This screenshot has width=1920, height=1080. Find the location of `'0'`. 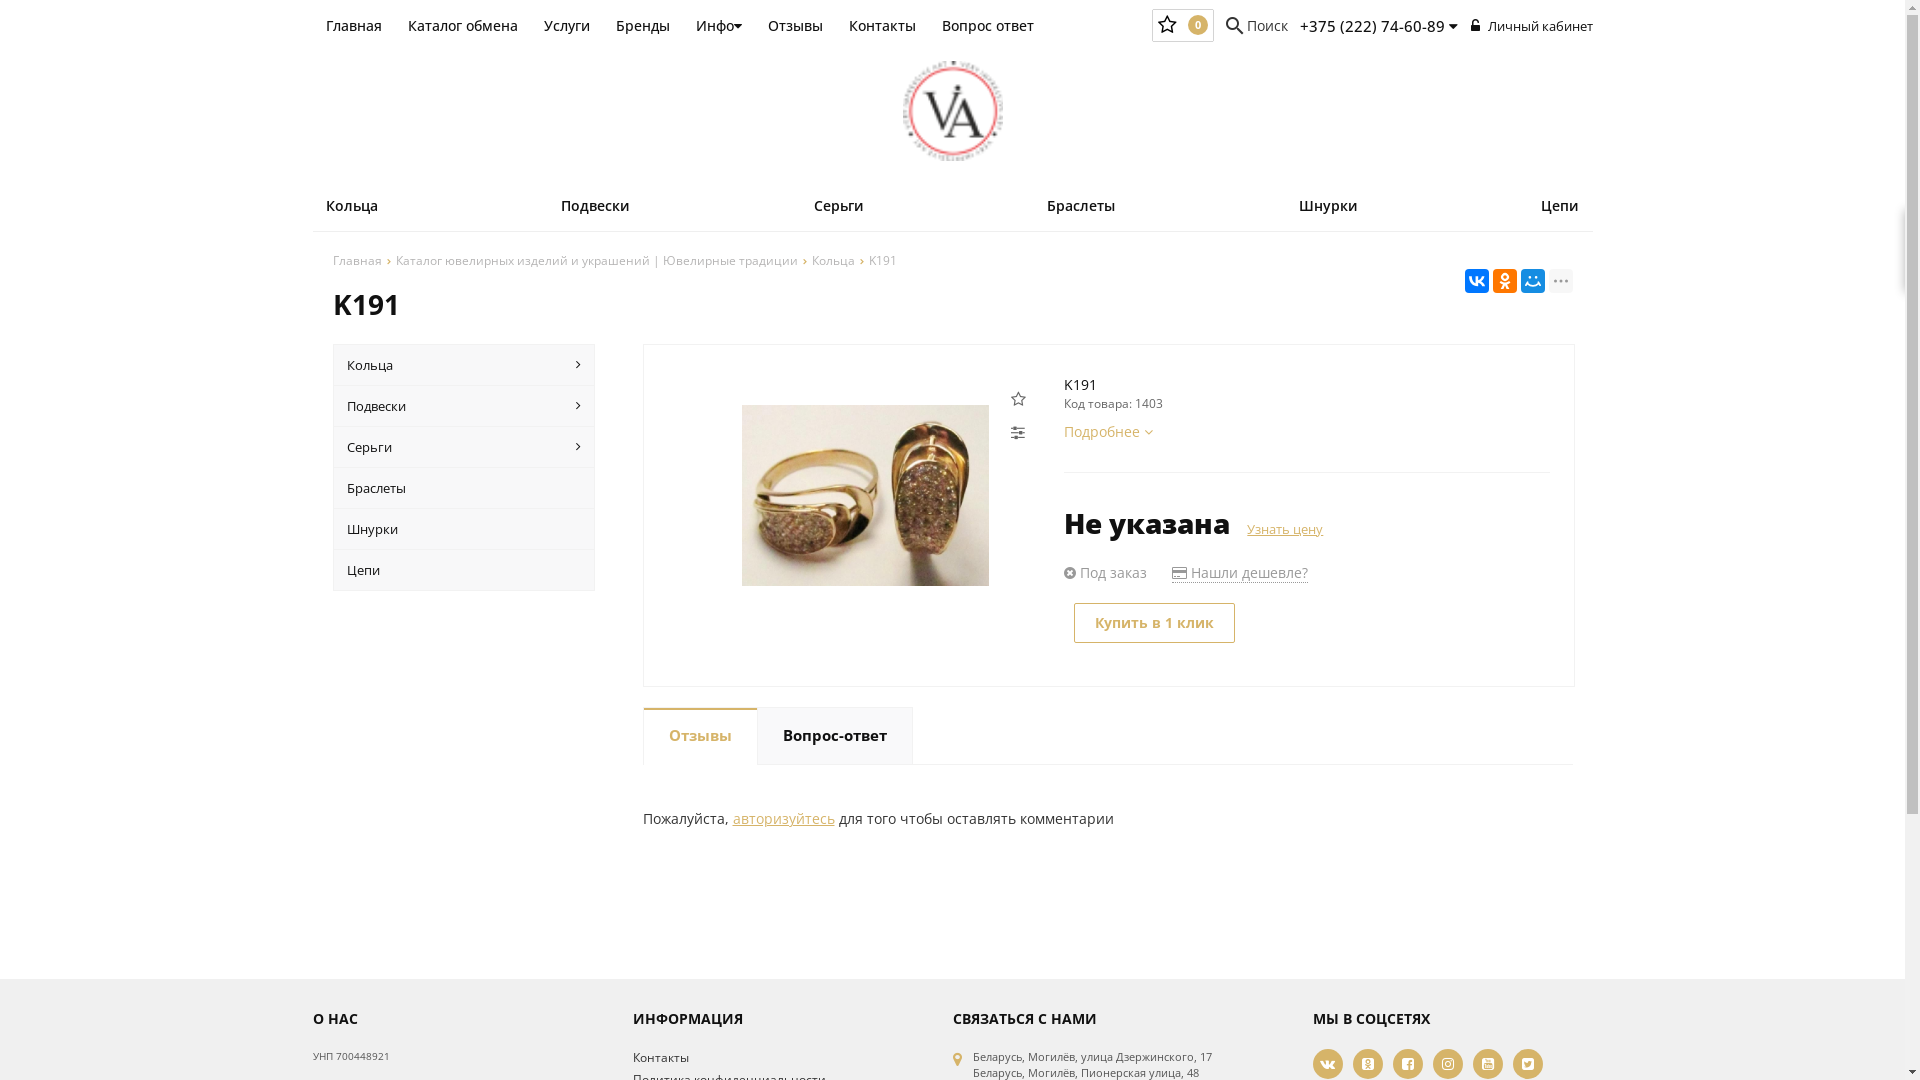

'0' is located at coordinates (1152, 24).